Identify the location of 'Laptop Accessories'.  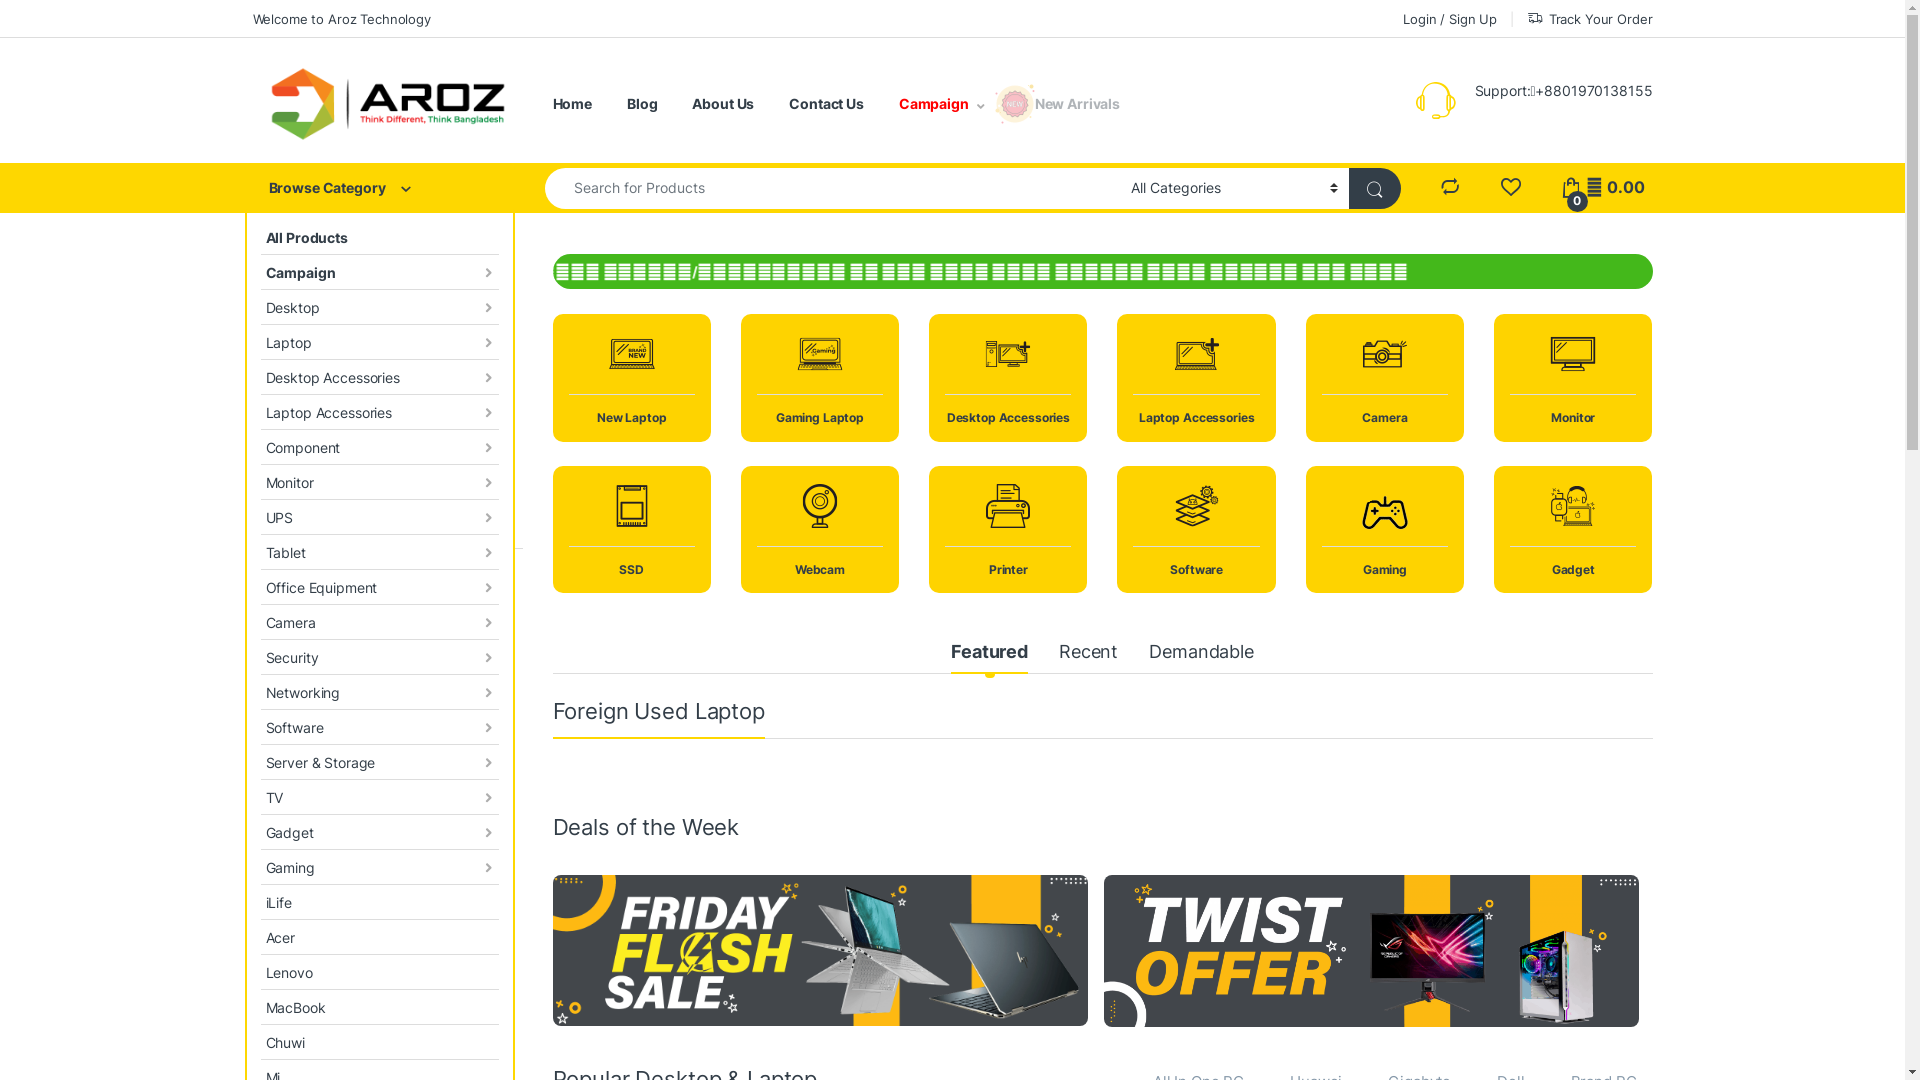
(379, 411).